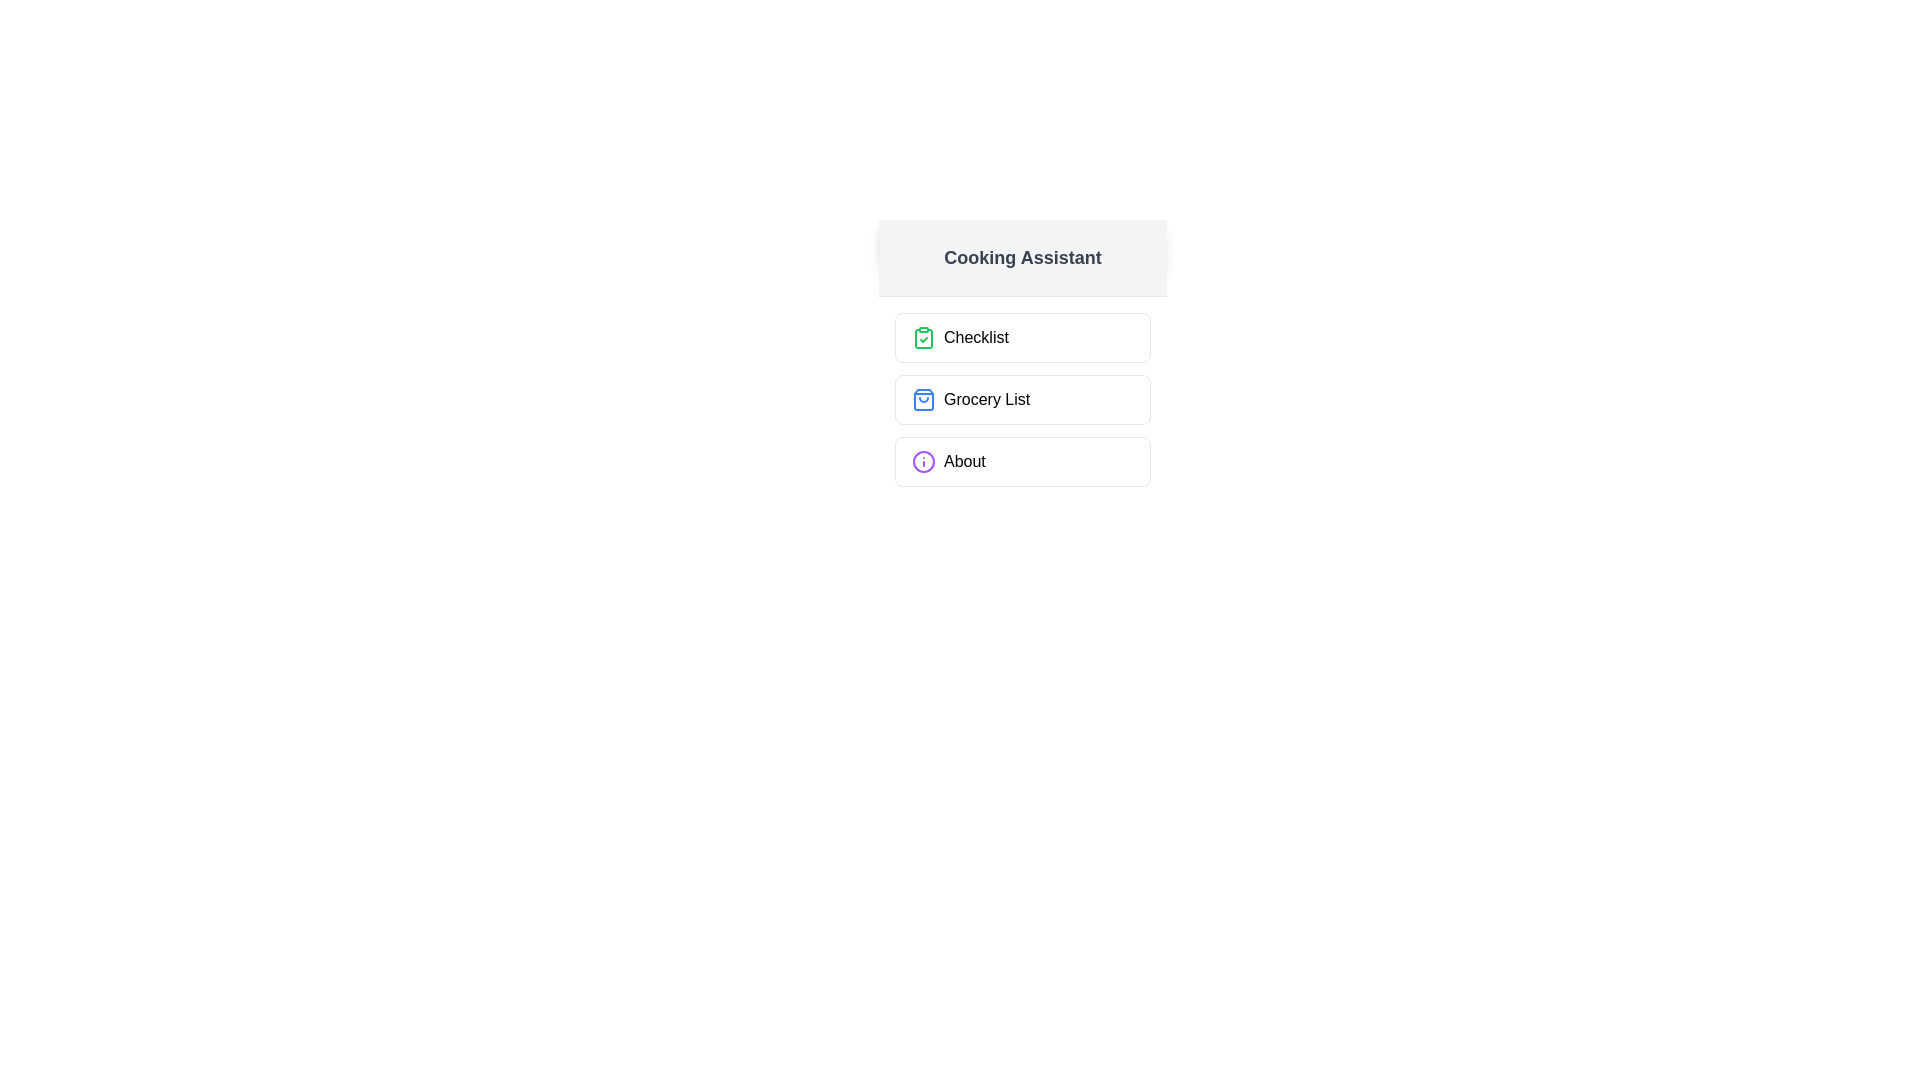  I want to click on the icon accompanying the About button, so click(923, 462).